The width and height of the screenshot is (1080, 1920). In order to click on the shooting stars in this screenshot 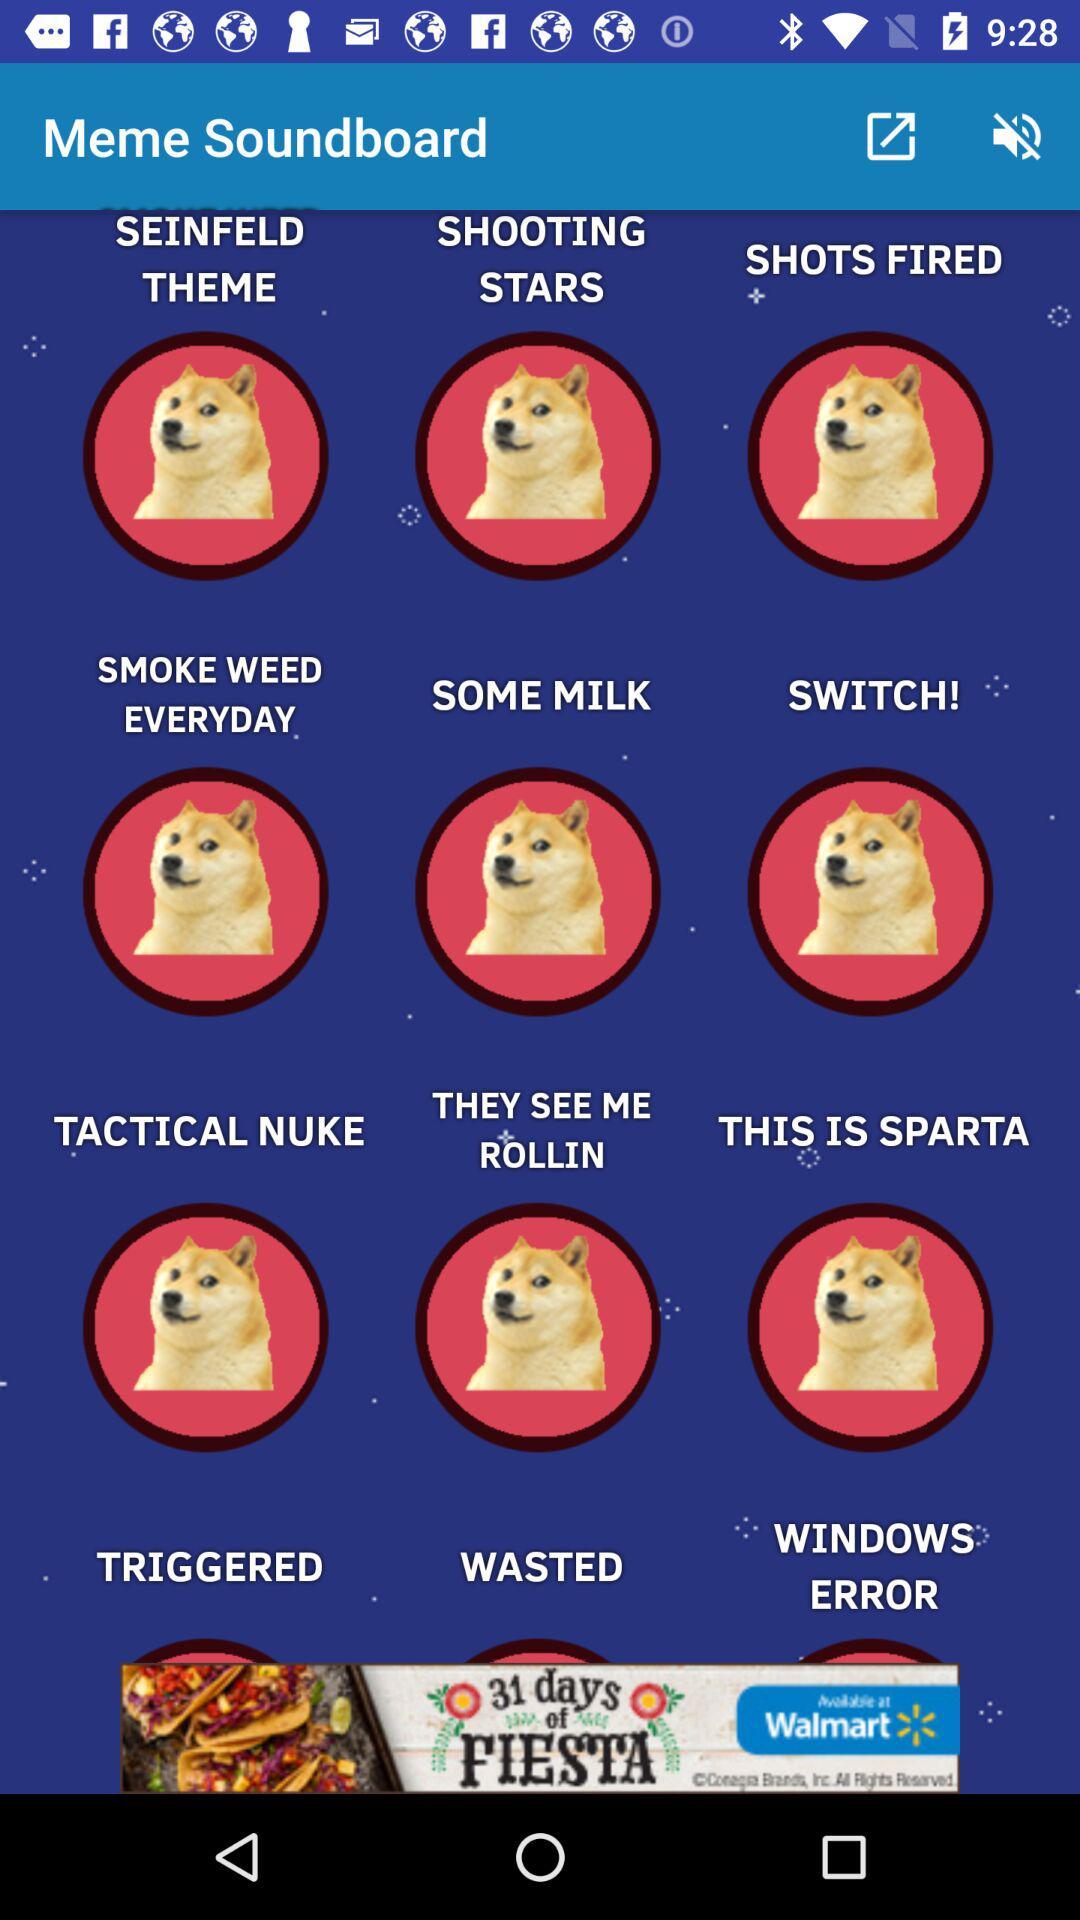, I will do `click(540, 281)`.